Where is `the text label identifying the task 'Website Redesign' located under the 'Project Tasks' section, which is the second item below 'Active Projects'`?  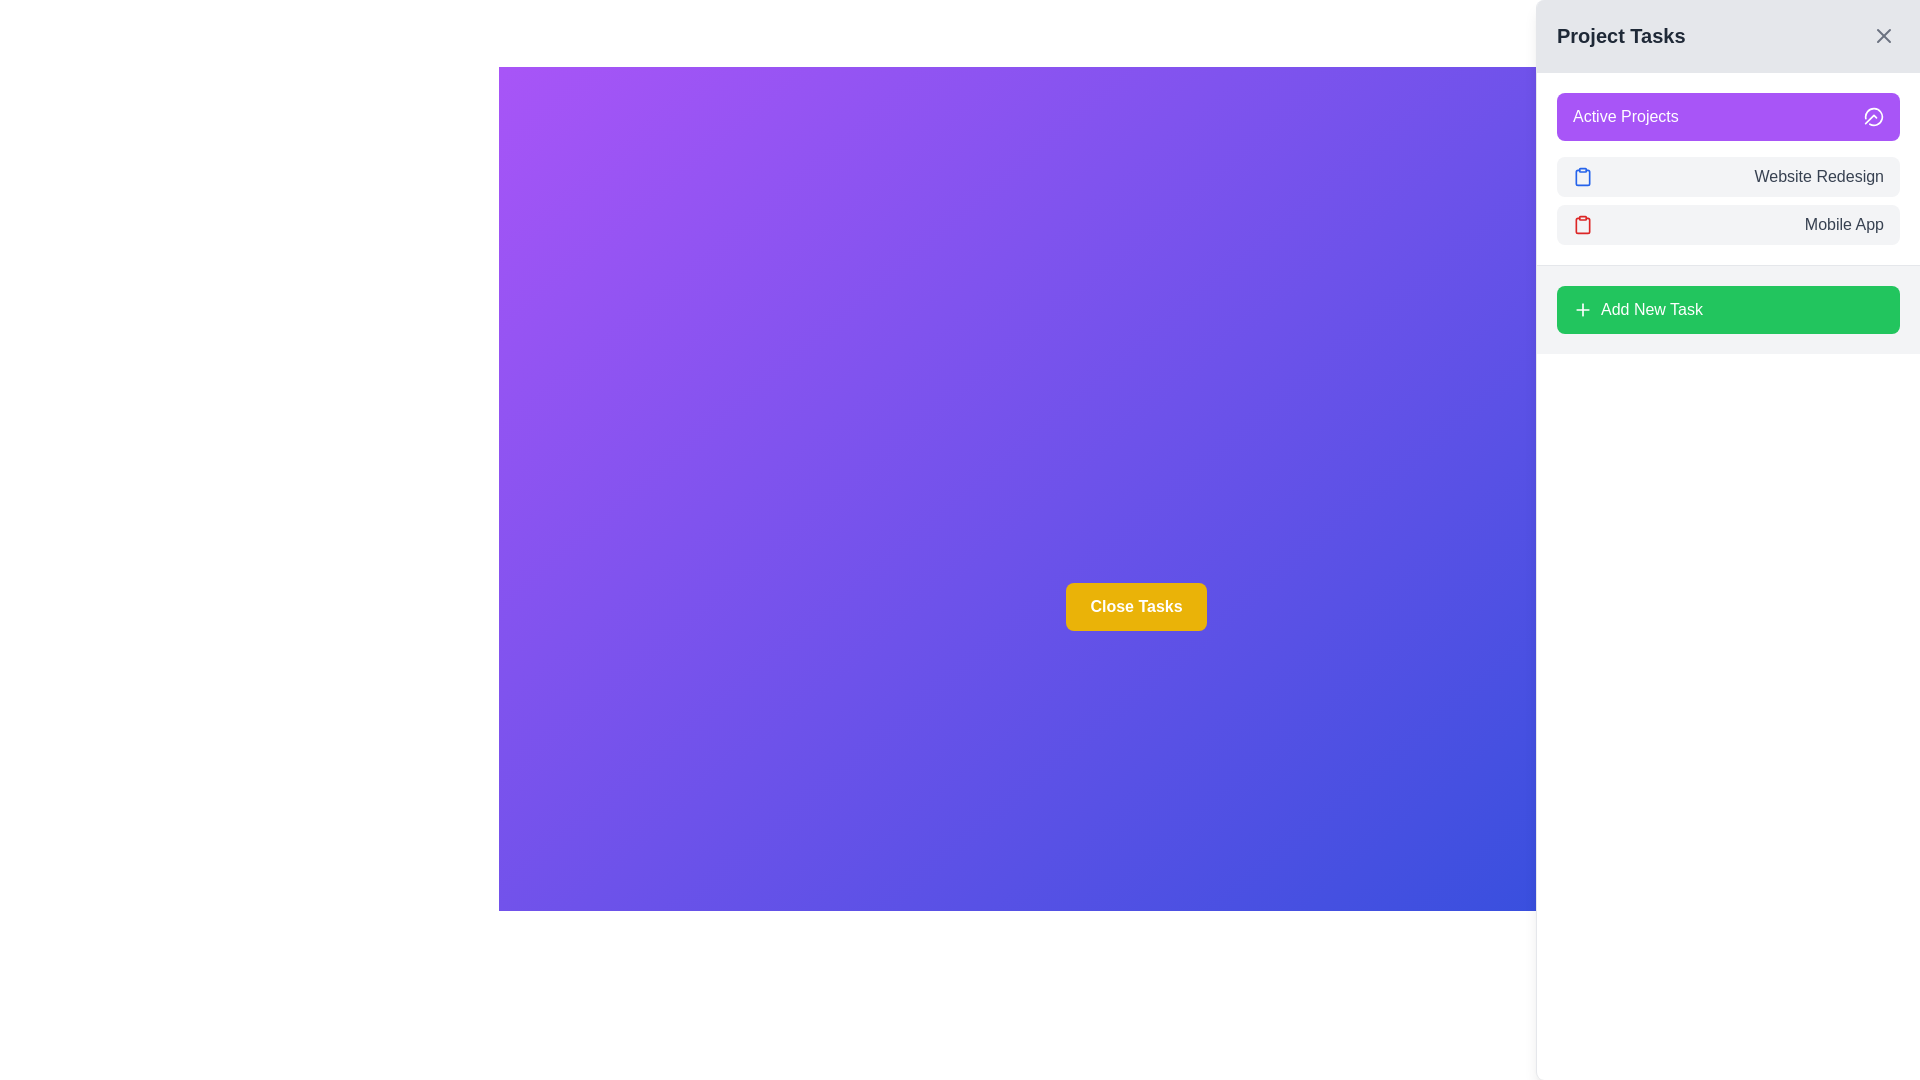 the text label identifying the task 'Website Redesign' located under the 'Project Tasks' section, which is the second item below 'Active Projects' is located at coordinates (1819, 176).